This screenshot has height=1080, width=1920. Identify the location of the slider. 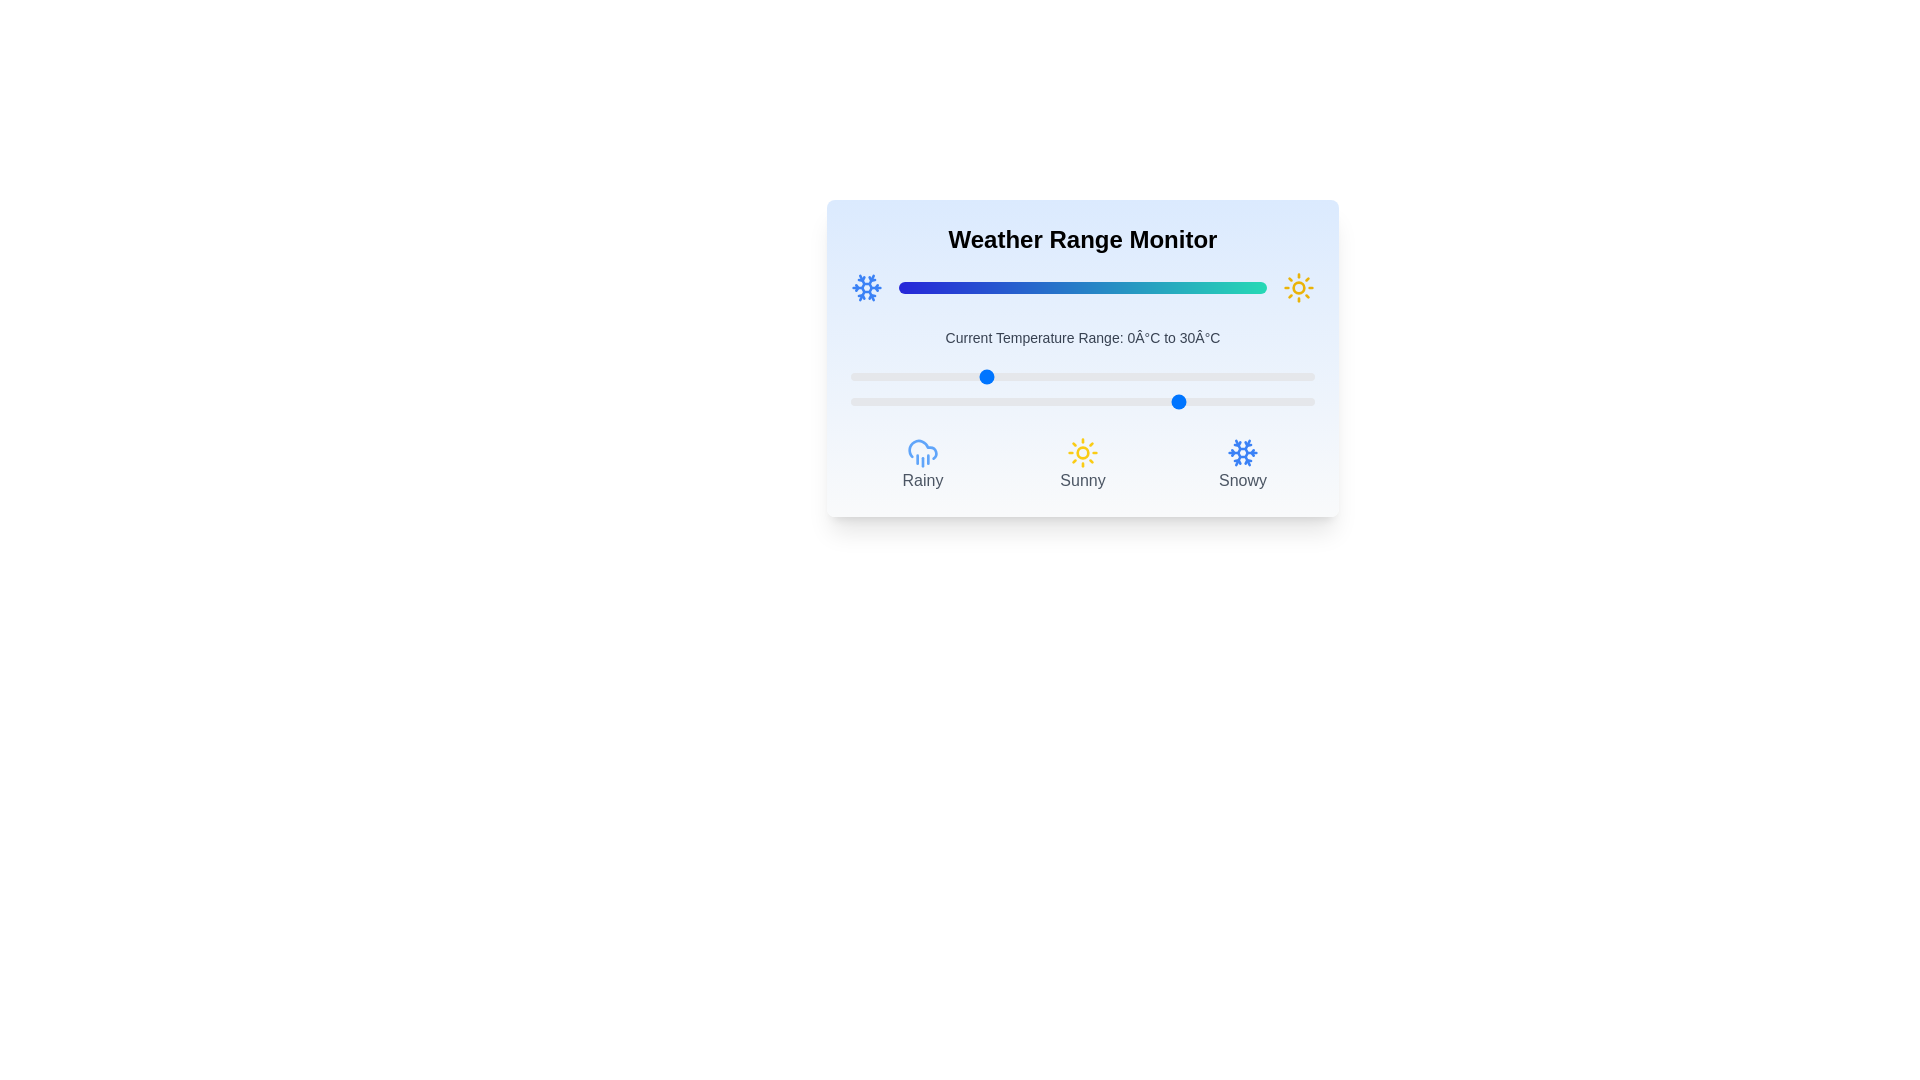
(916, 377).